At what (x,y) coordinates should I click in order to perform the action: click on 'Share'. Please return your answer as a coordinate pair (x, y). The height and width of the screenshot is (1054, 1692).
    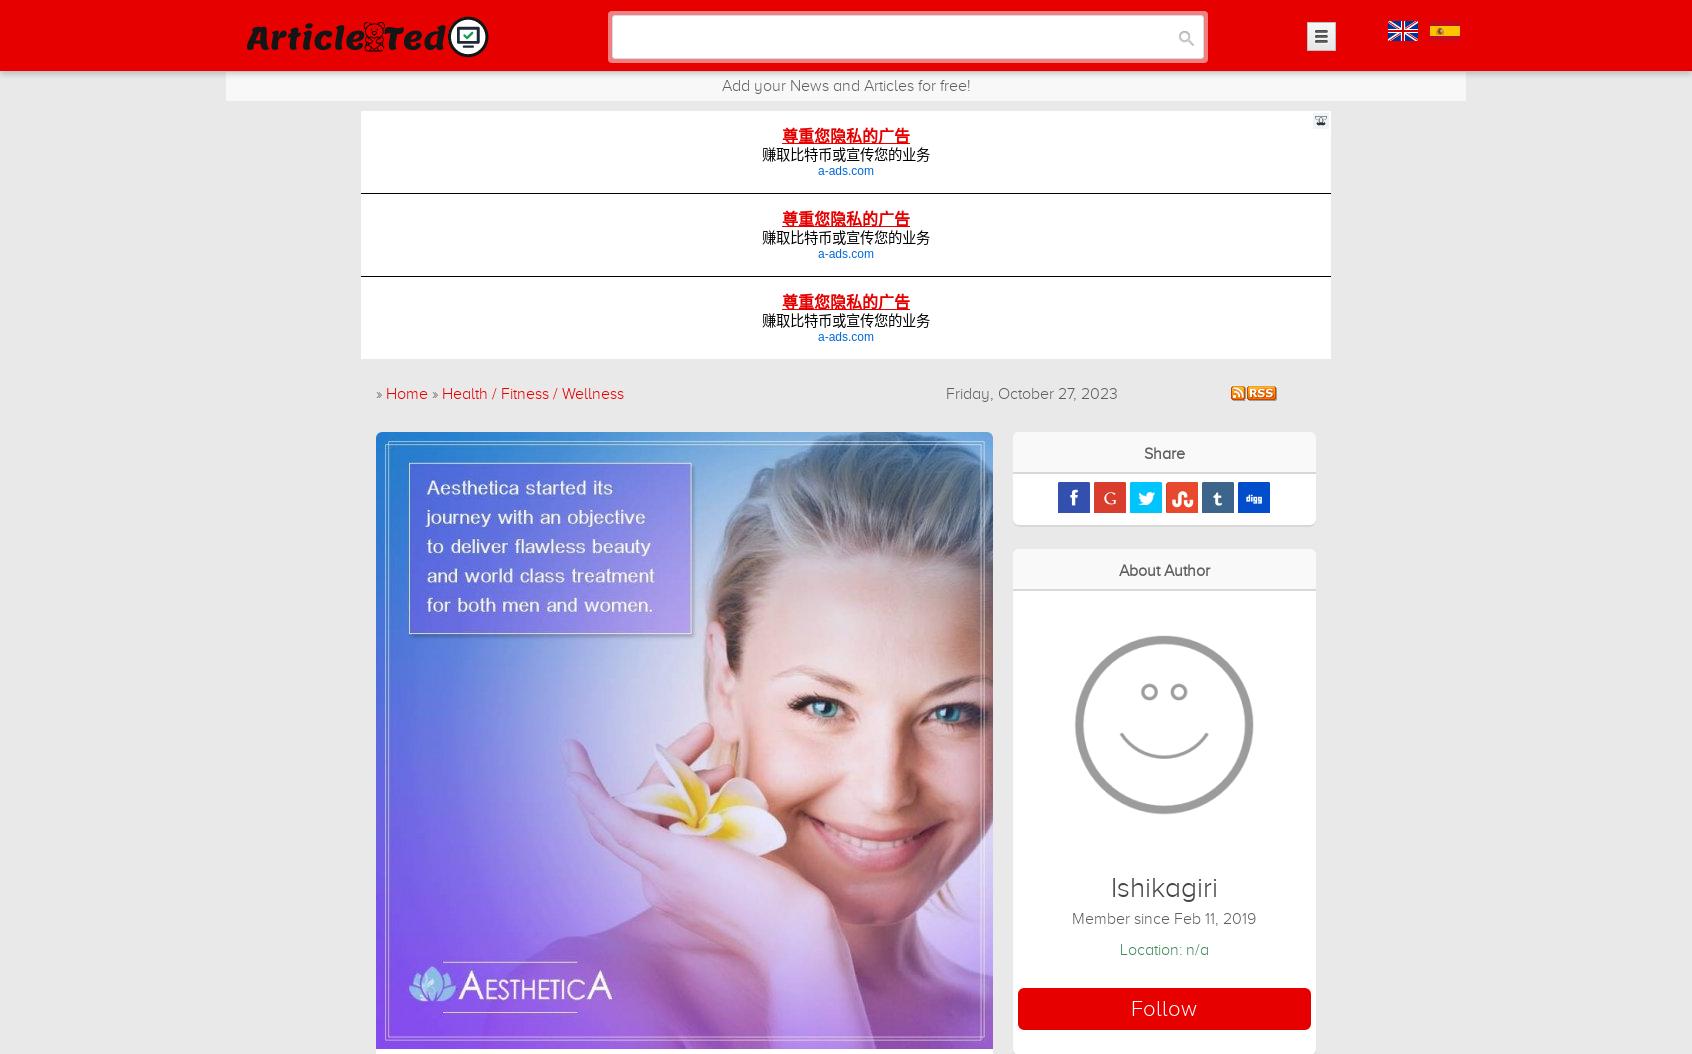
    Looking at the image, I should click on (1141, 453).